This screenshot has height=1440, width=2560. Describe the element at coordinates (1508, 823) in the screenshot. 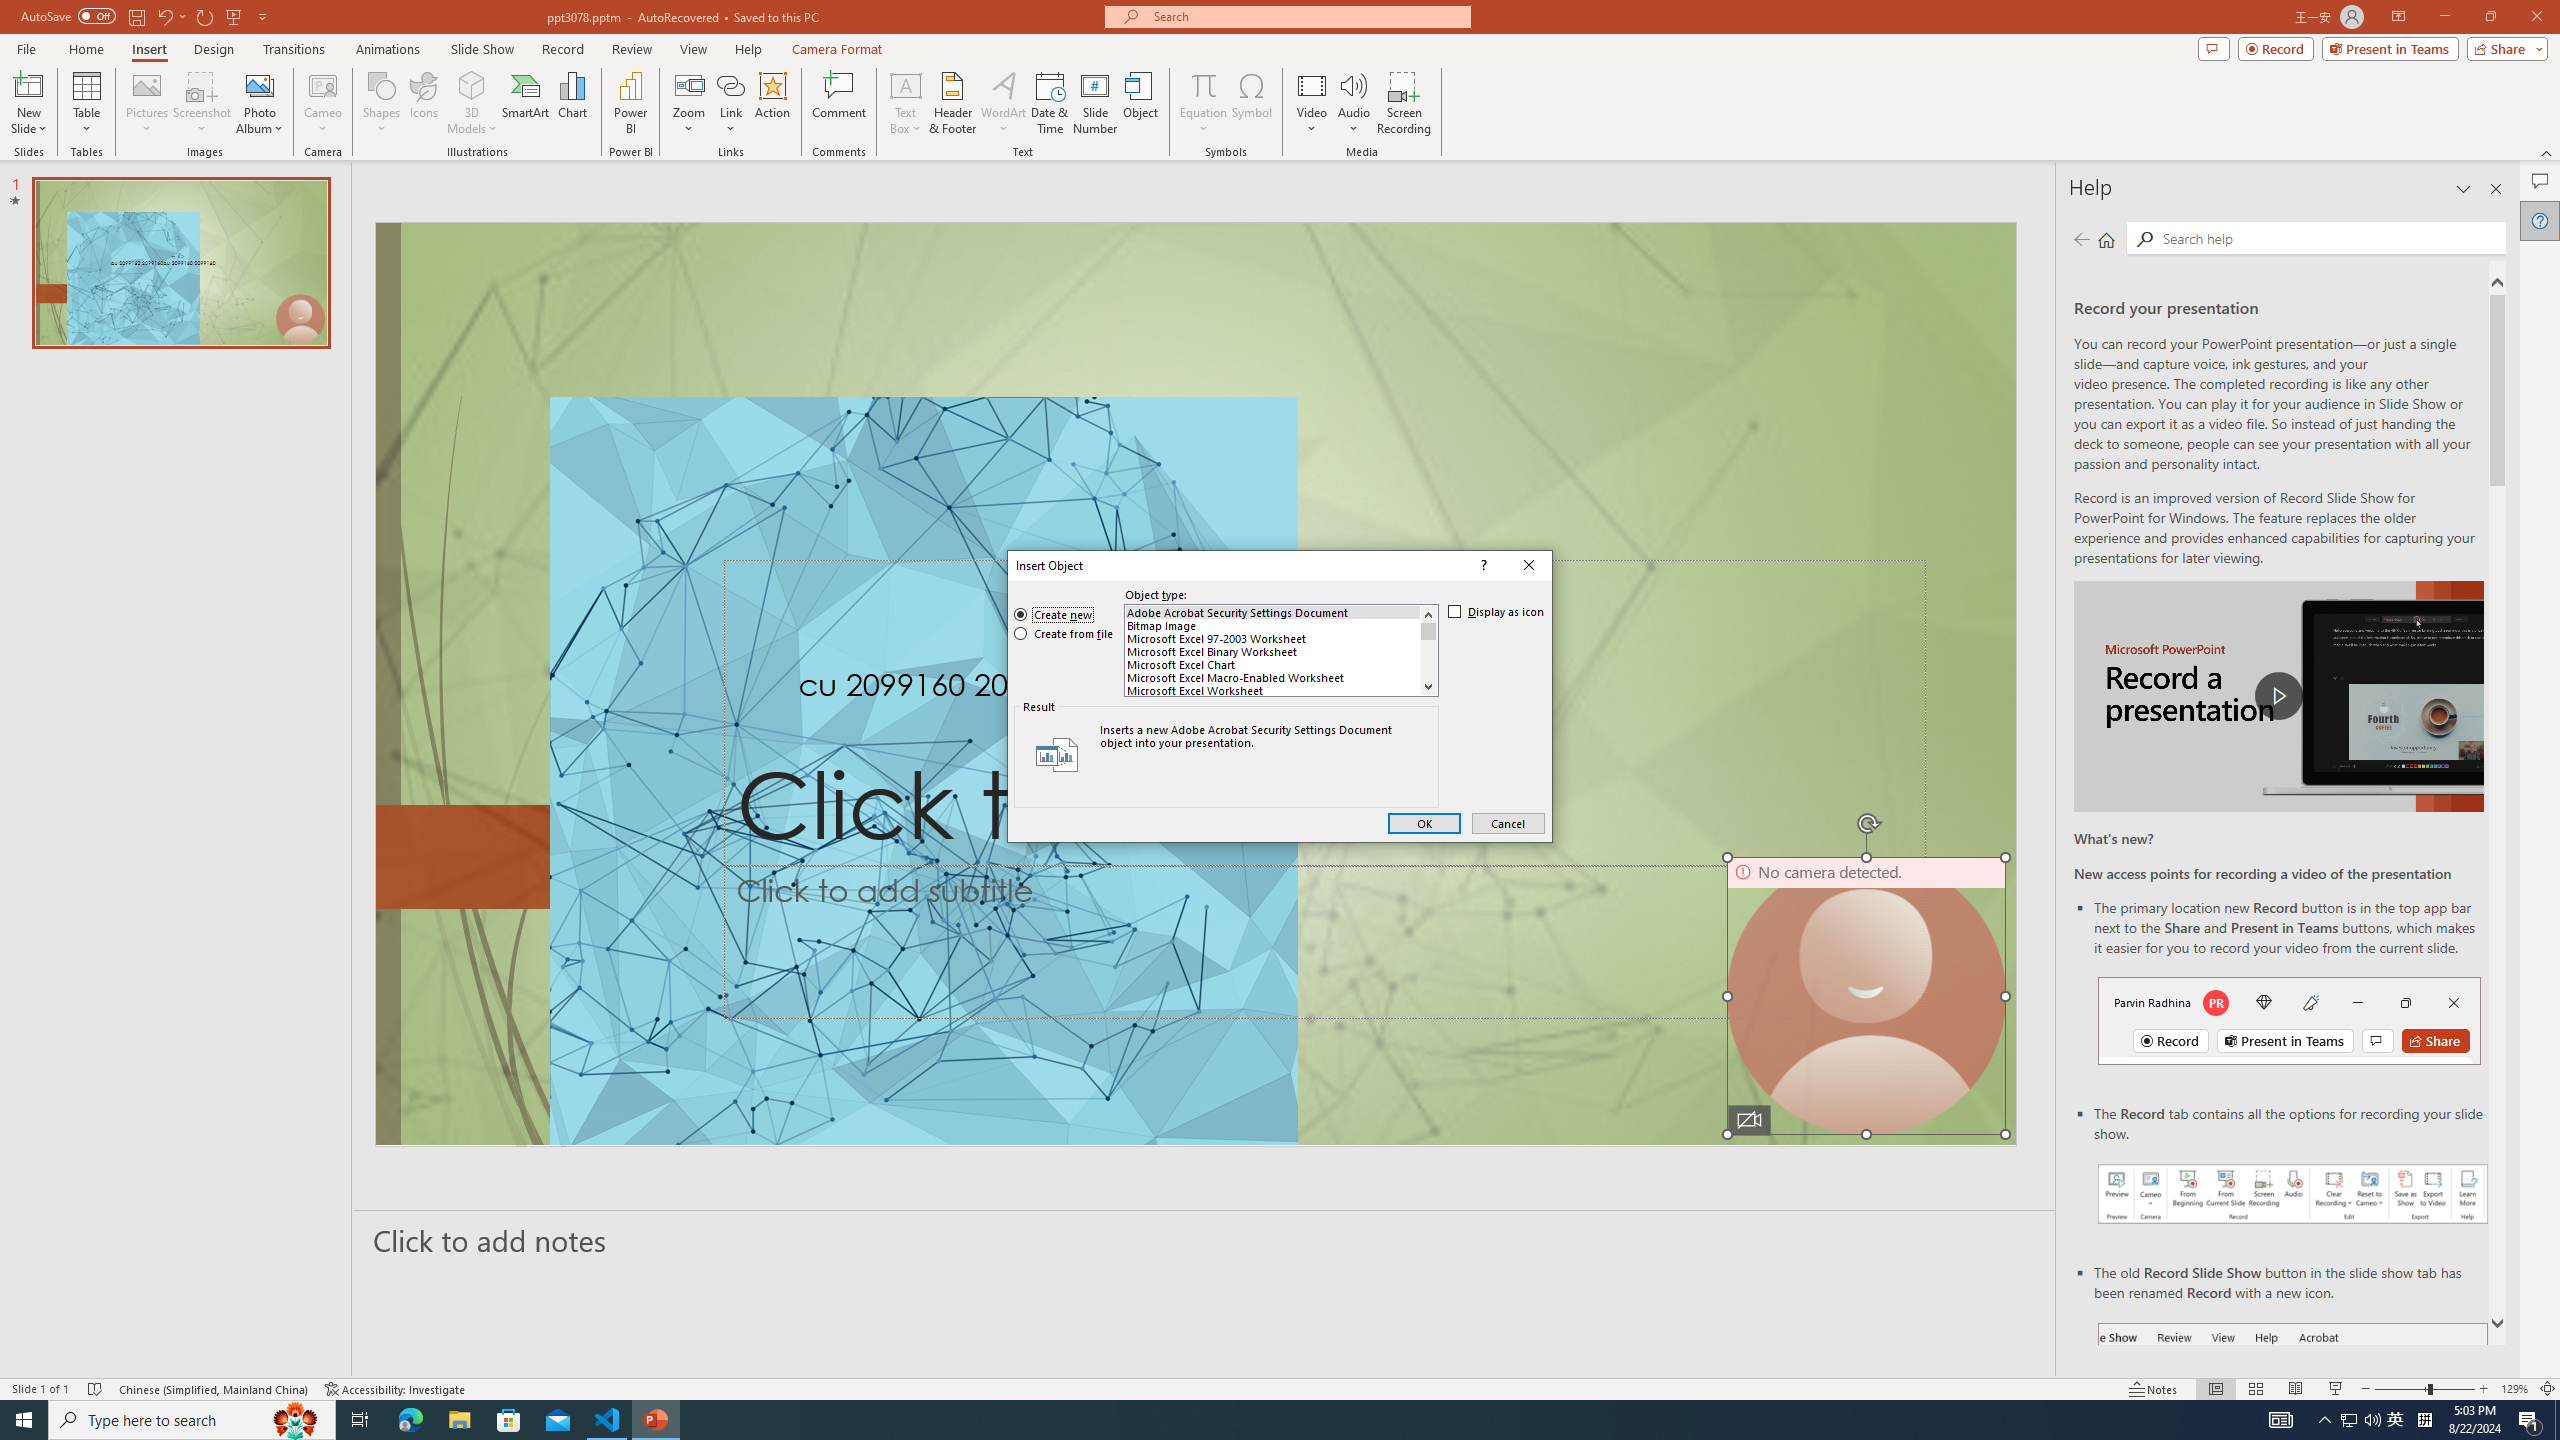

I see `'Cancel'` at that location.